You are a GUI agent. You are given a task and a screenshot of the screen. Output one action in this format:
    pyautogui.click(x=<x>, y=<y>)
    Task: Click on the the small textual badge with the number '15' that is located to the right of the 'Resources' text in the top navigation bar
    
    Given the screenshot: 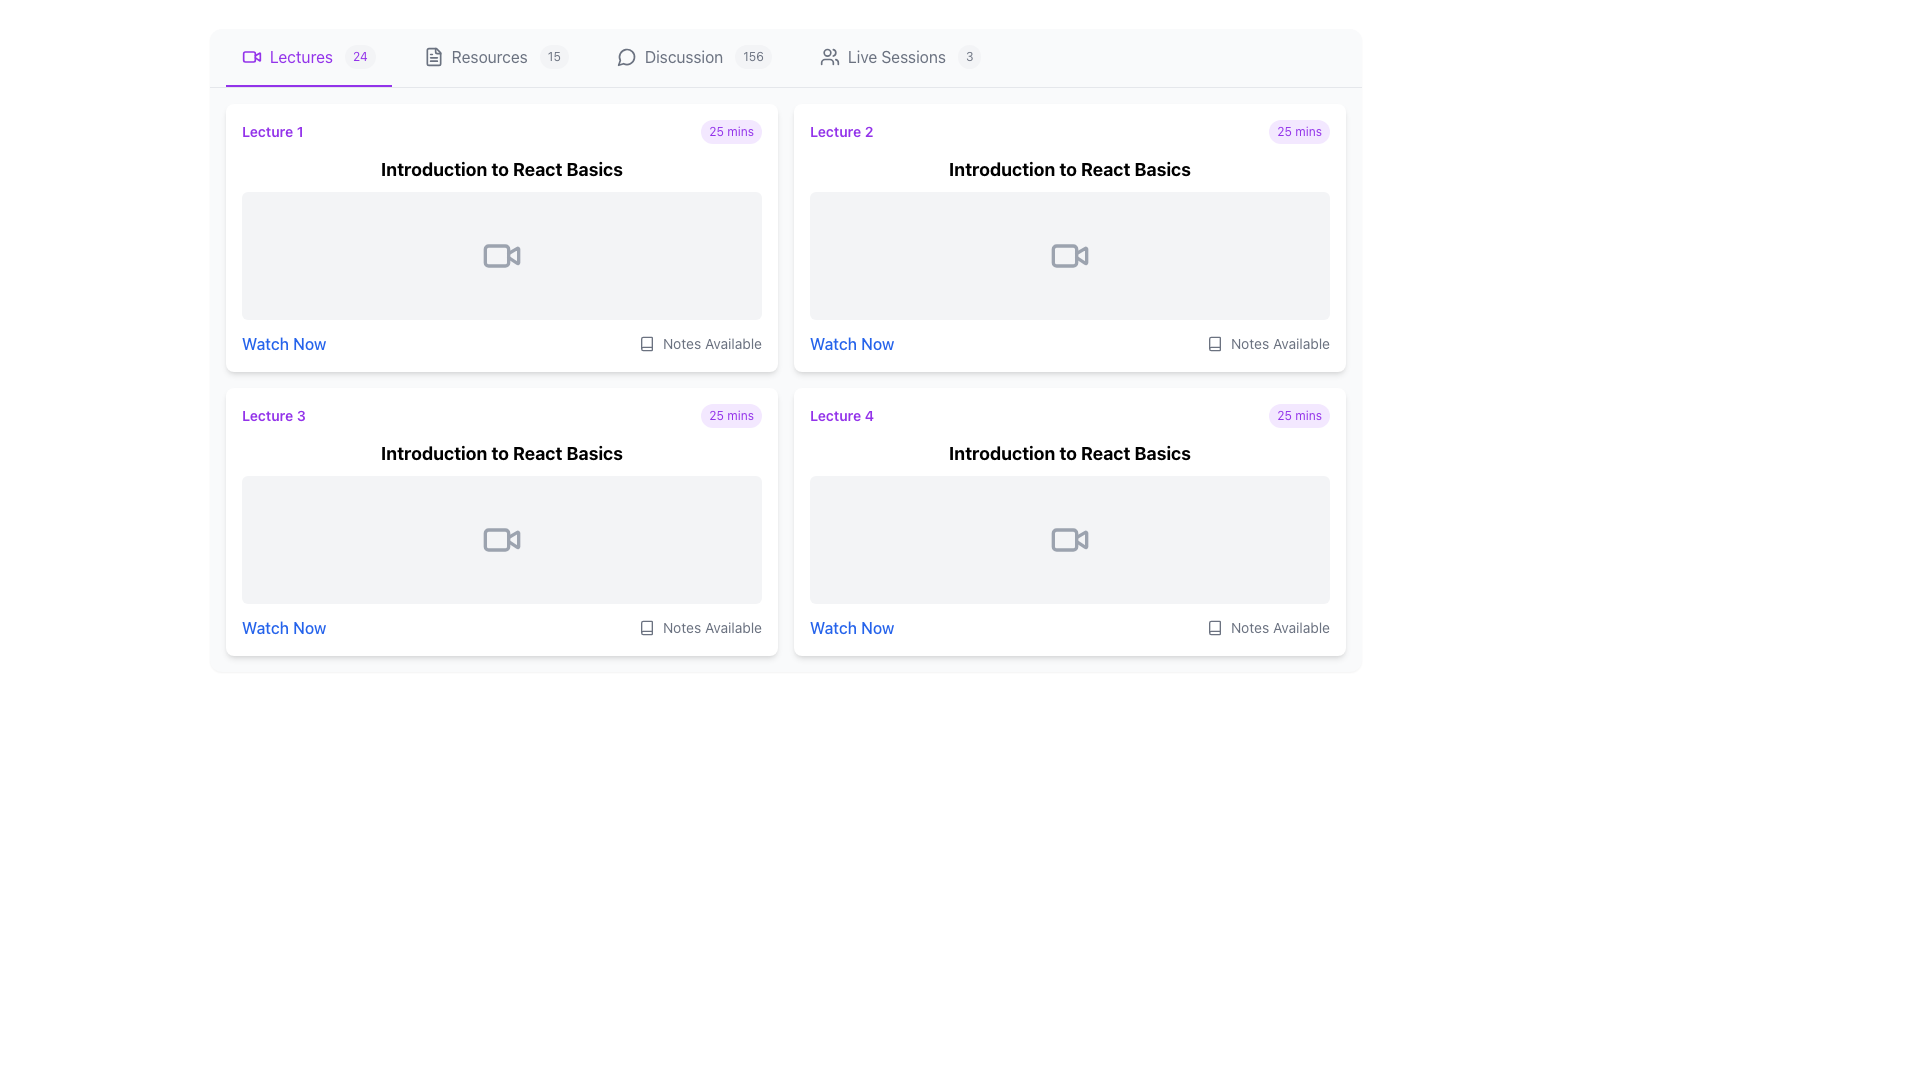 What is the action you would take?
    pyautogui.click(x=554, y=56)
    